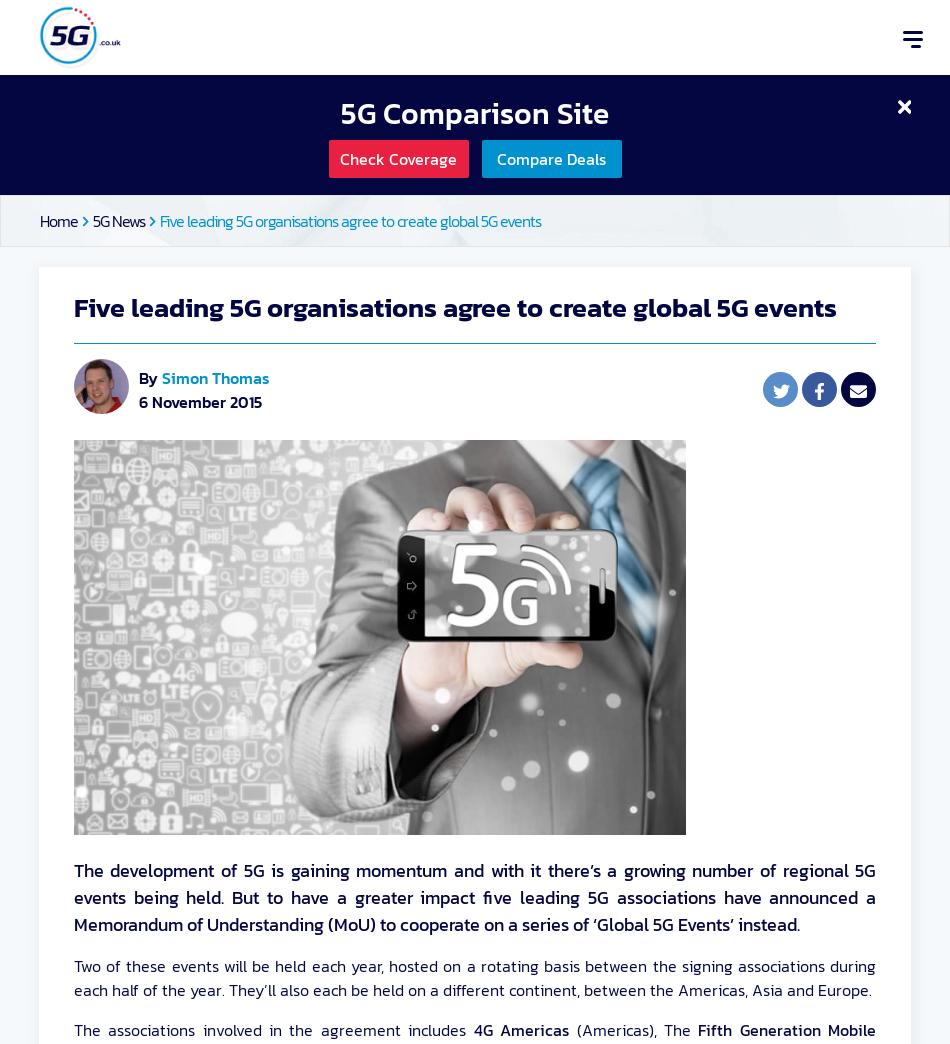 The height and width of the screenshot is (1044, 950). What do you see at coordinates (397, 158) in the screenshot?
I see `'Check Coverage'` at bounding box center [397, 158].